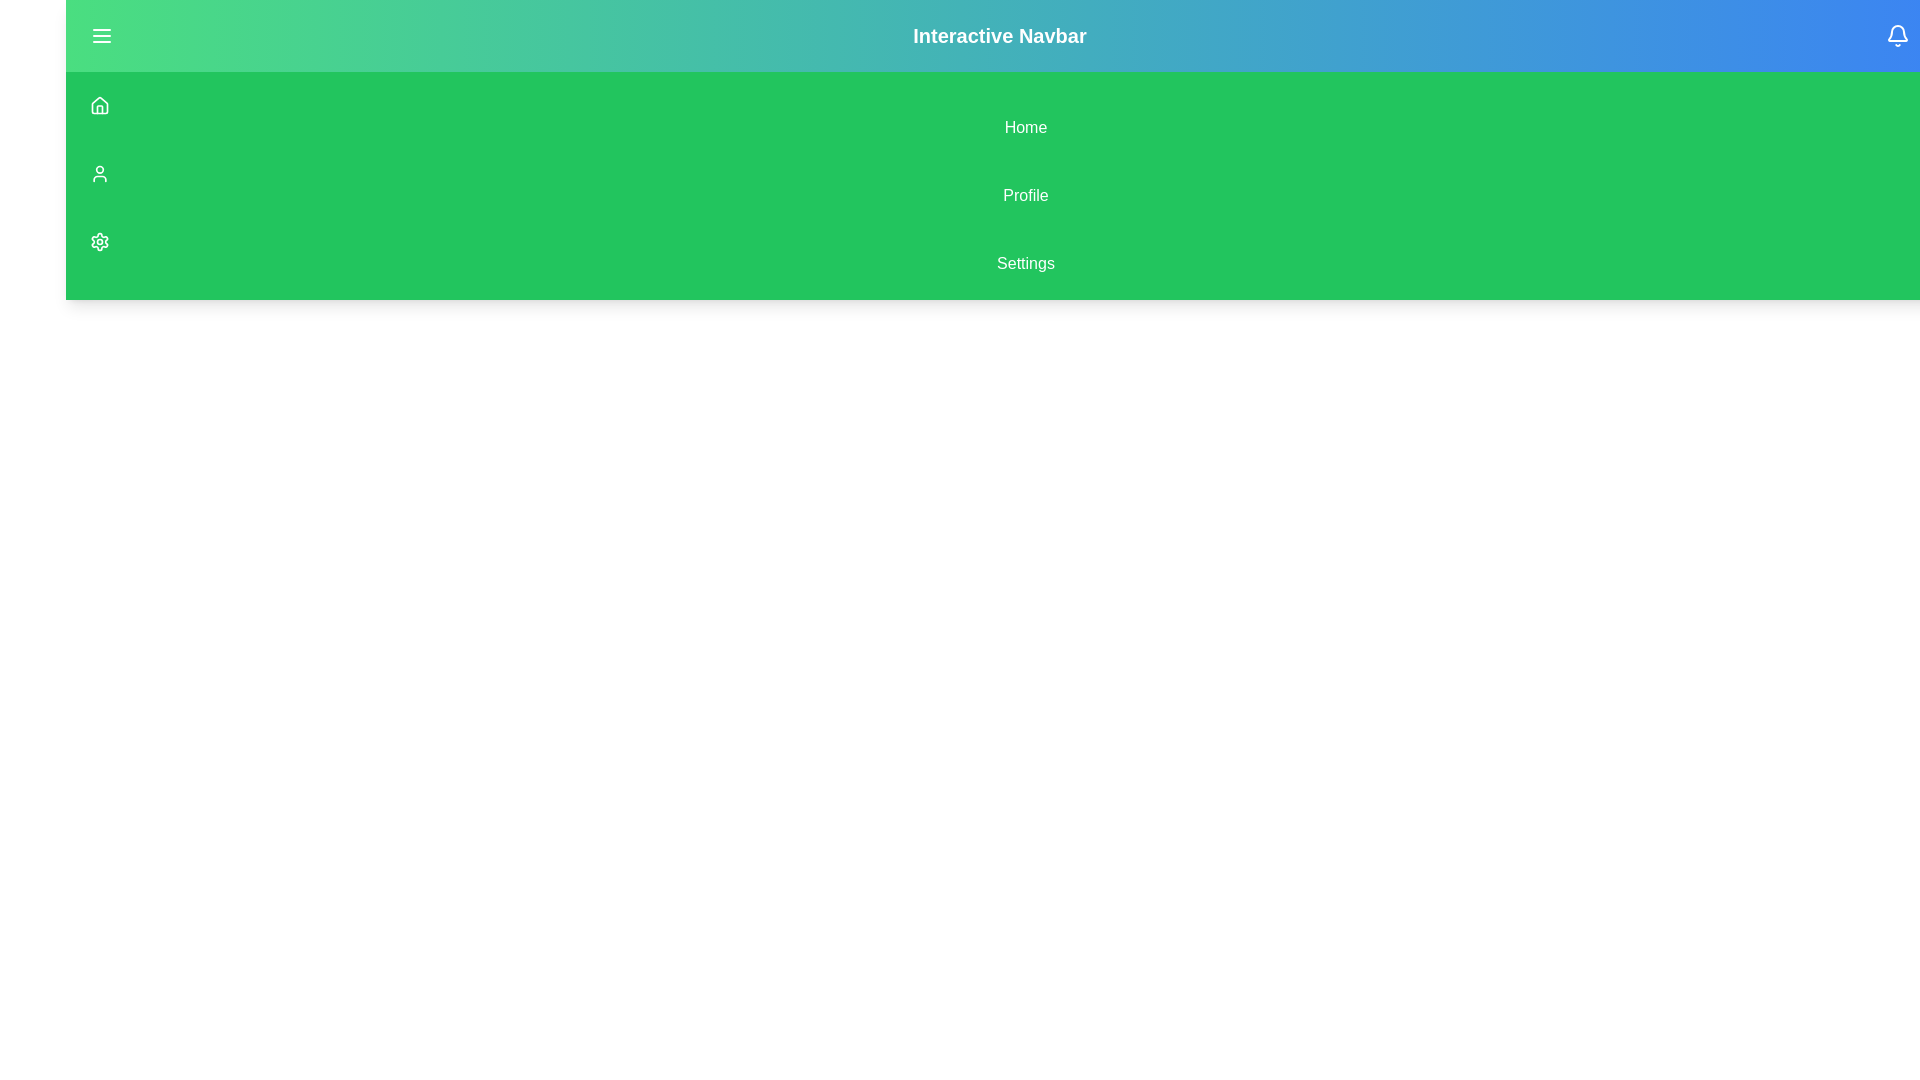 The width and height of the screenshot is (1920, 1080). I want to click on the notification Icon button located at the far right of the horizontal navigation bar, so click(1896, 35).